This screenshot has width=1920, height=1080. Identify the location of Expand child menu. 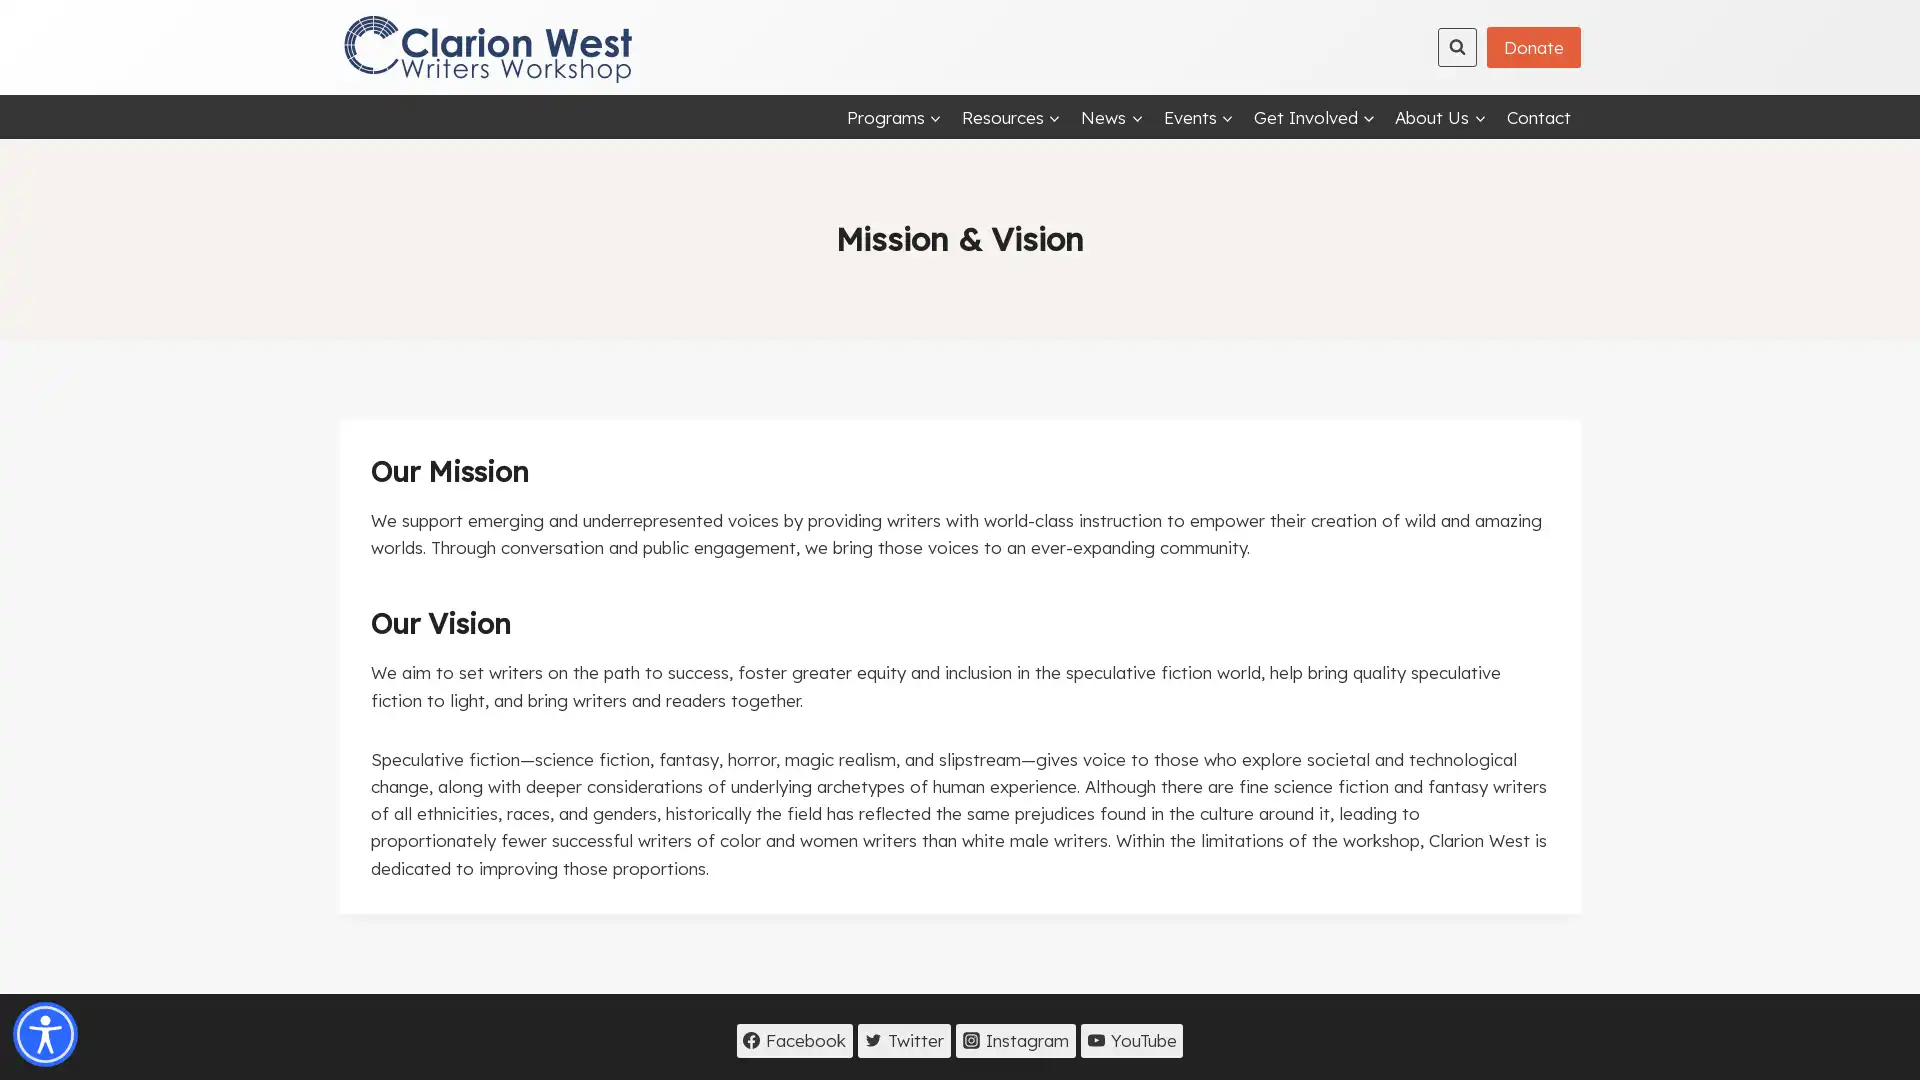
(1111, 116).